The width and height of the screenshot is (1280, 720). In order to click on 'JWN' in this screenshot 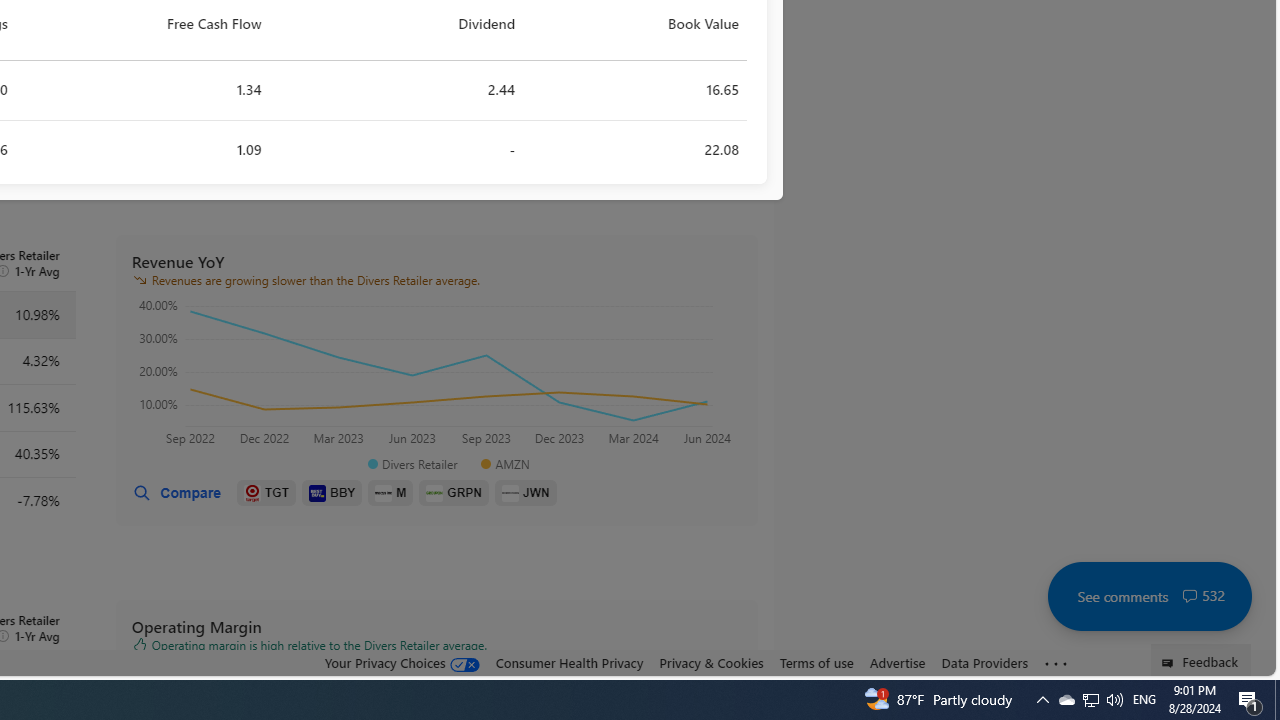, I will do `click(526, 493)`.